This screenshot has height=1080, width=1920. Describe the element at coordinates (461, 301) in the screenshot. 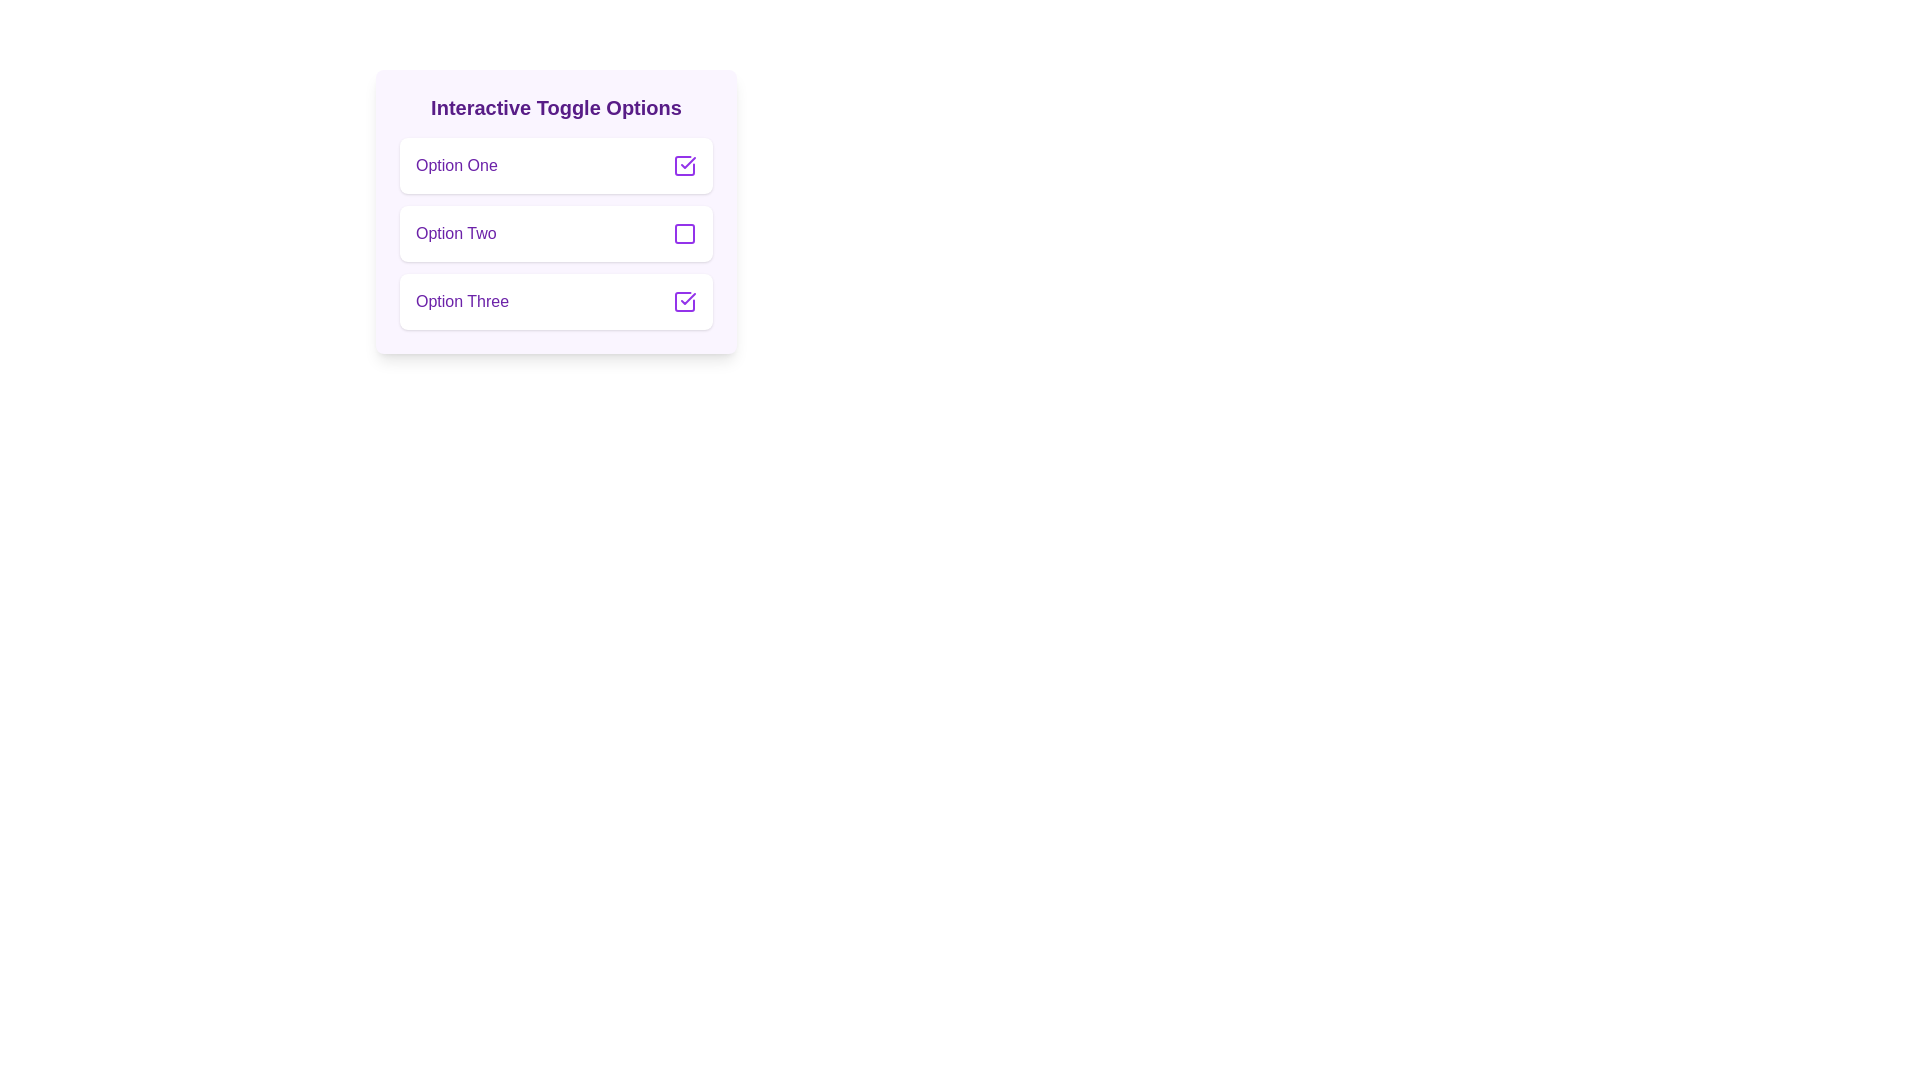

I see `the leftmost text label in the third row of a vertically stacked group of options` at that location.